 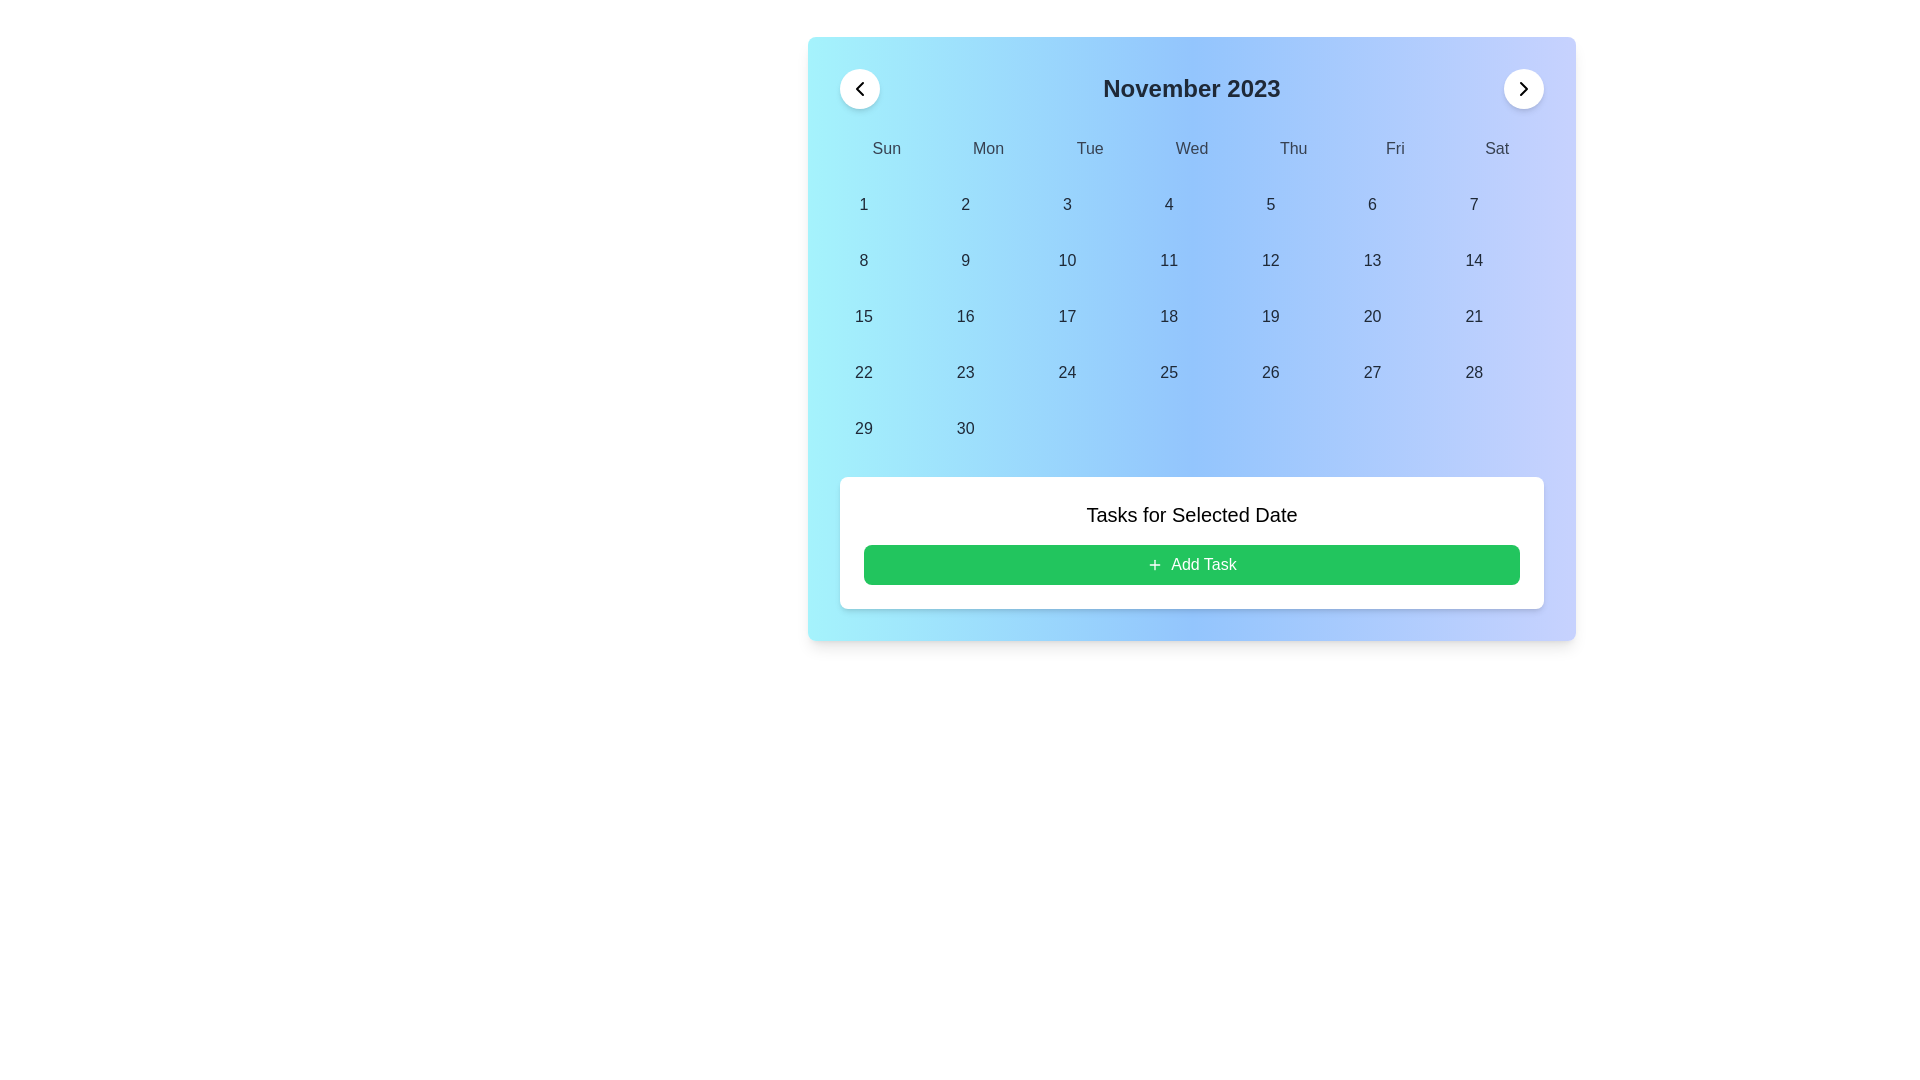 What do you see at coordinates (1066, 315) in the screenshot?
I see `the square-shaped button with the number '17' centered within it` at bounding box center [1066, 315].